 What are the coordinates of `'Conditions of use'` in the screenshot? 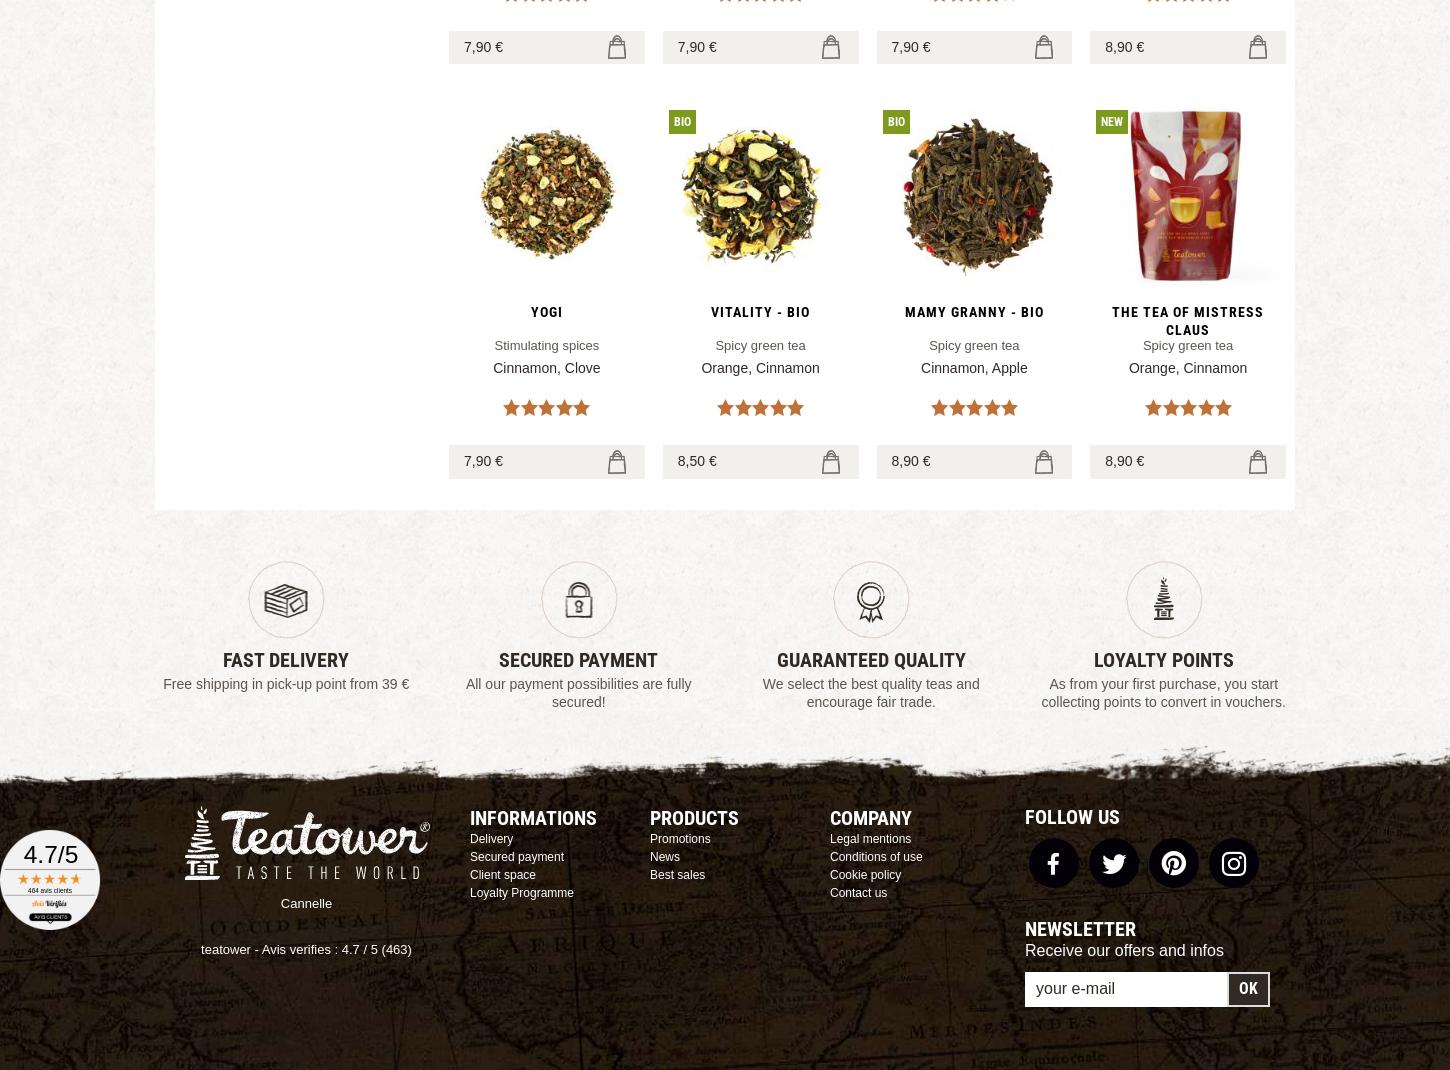 It's located at (828, 856).